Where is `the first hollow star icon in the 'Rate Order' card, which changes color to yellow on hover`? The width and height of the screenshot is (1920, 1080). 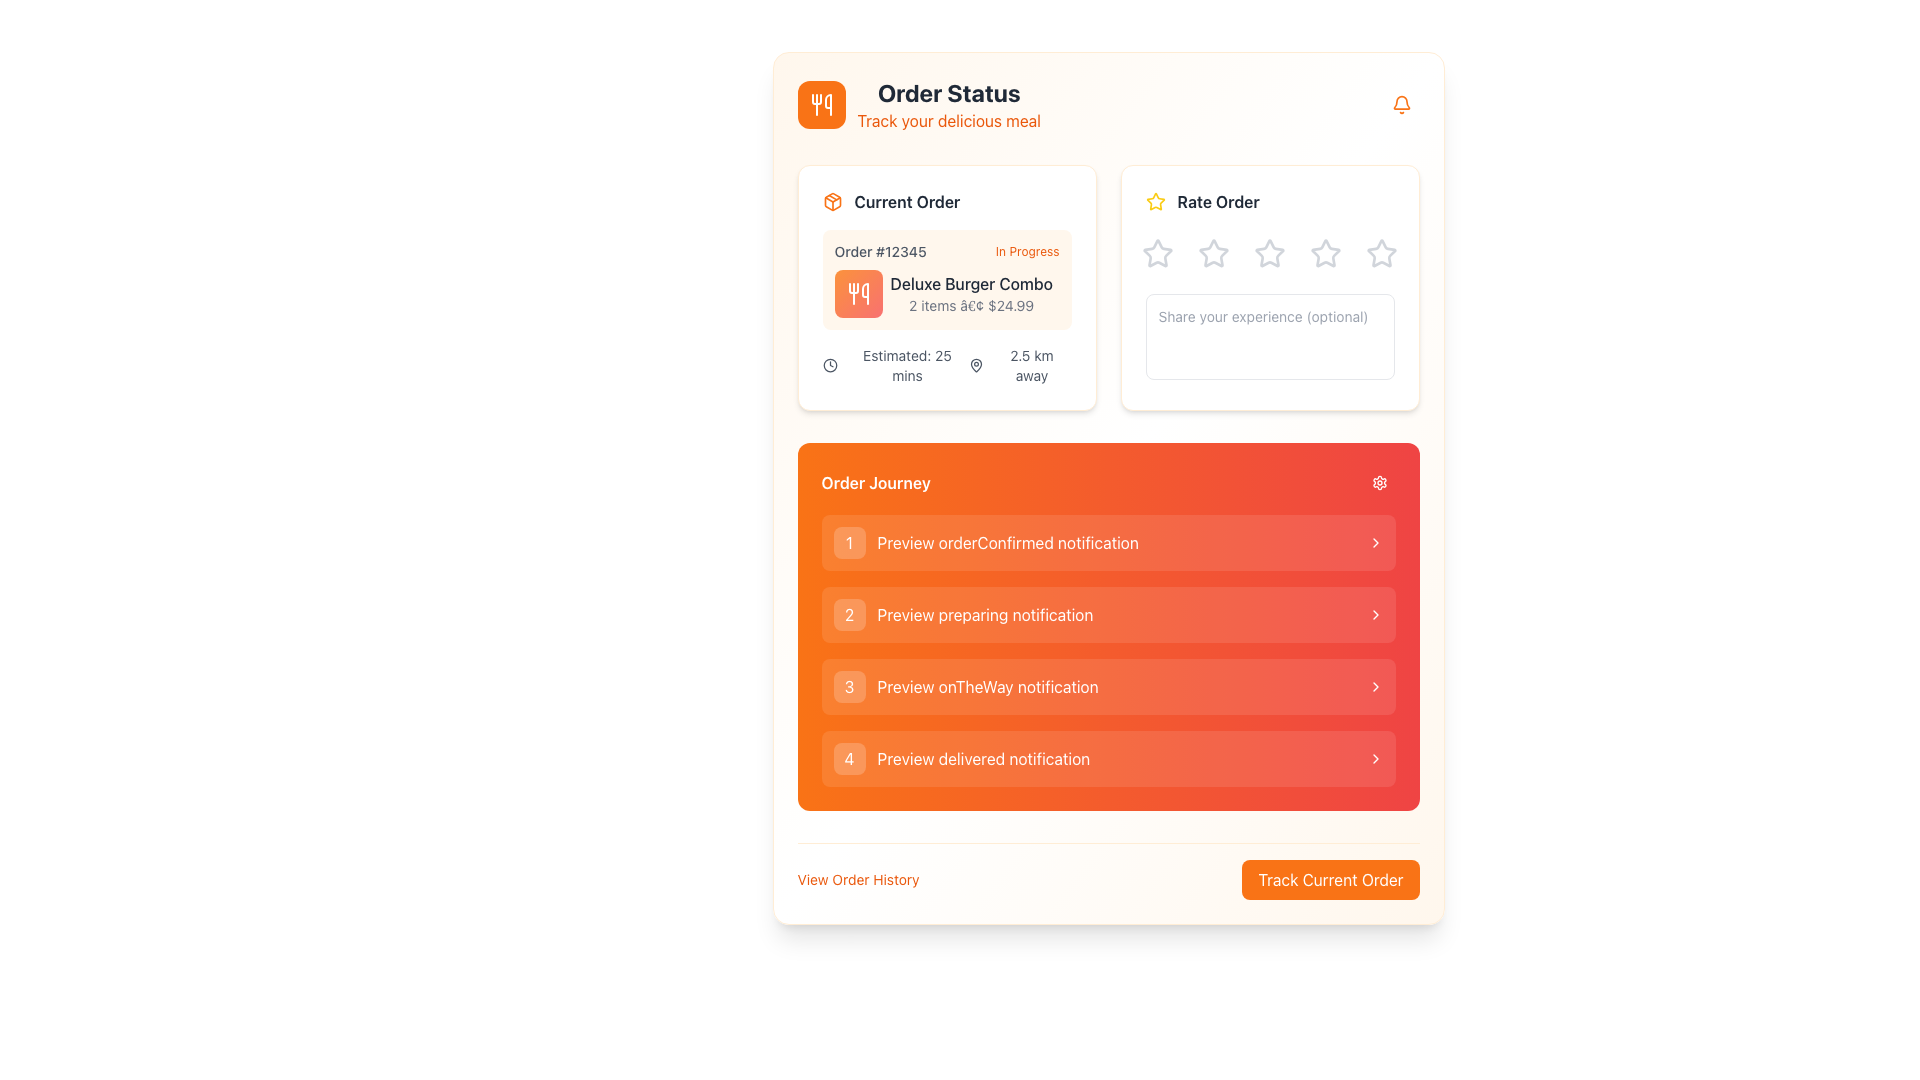 the first hollow star icon in the 'Rate Order' card, which changes color to yellow on hover is located at coordinates (1157, 253).